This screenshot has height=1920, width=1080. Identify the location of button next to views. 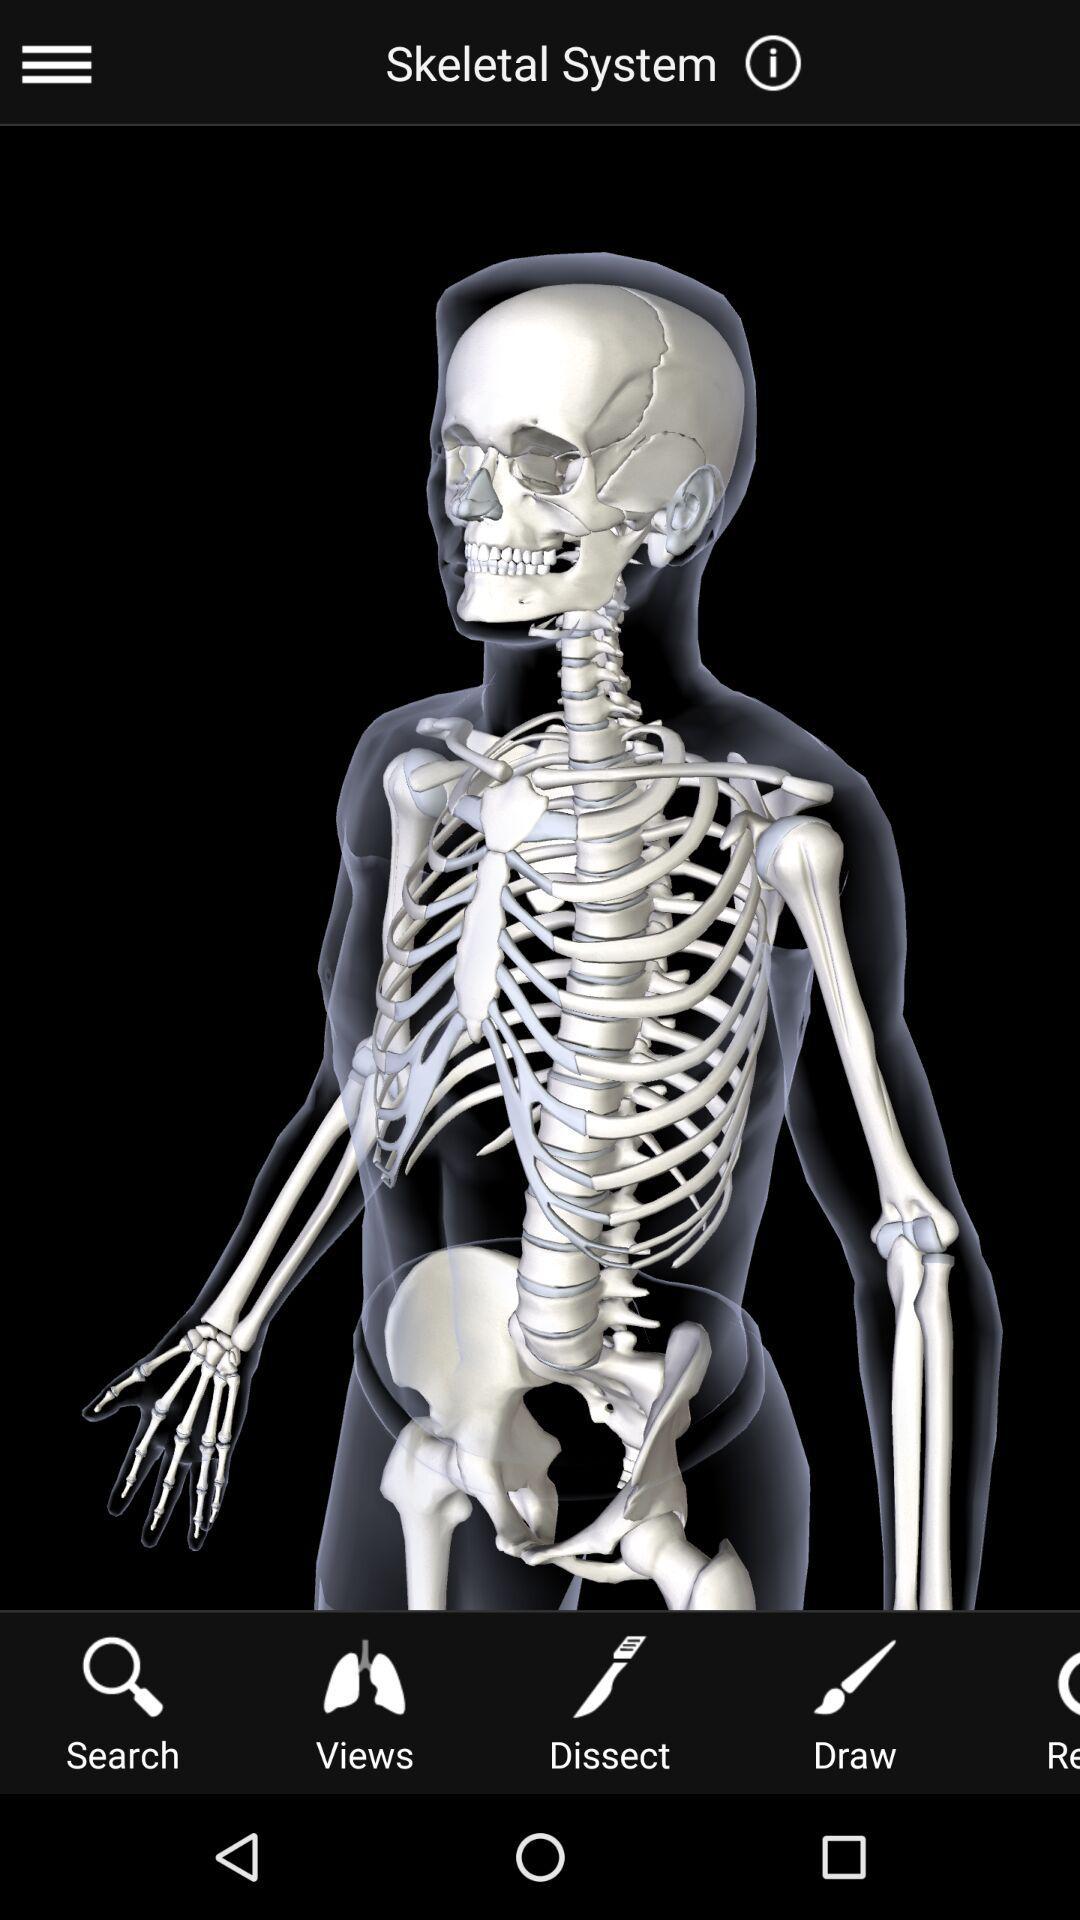
(123, 1700).